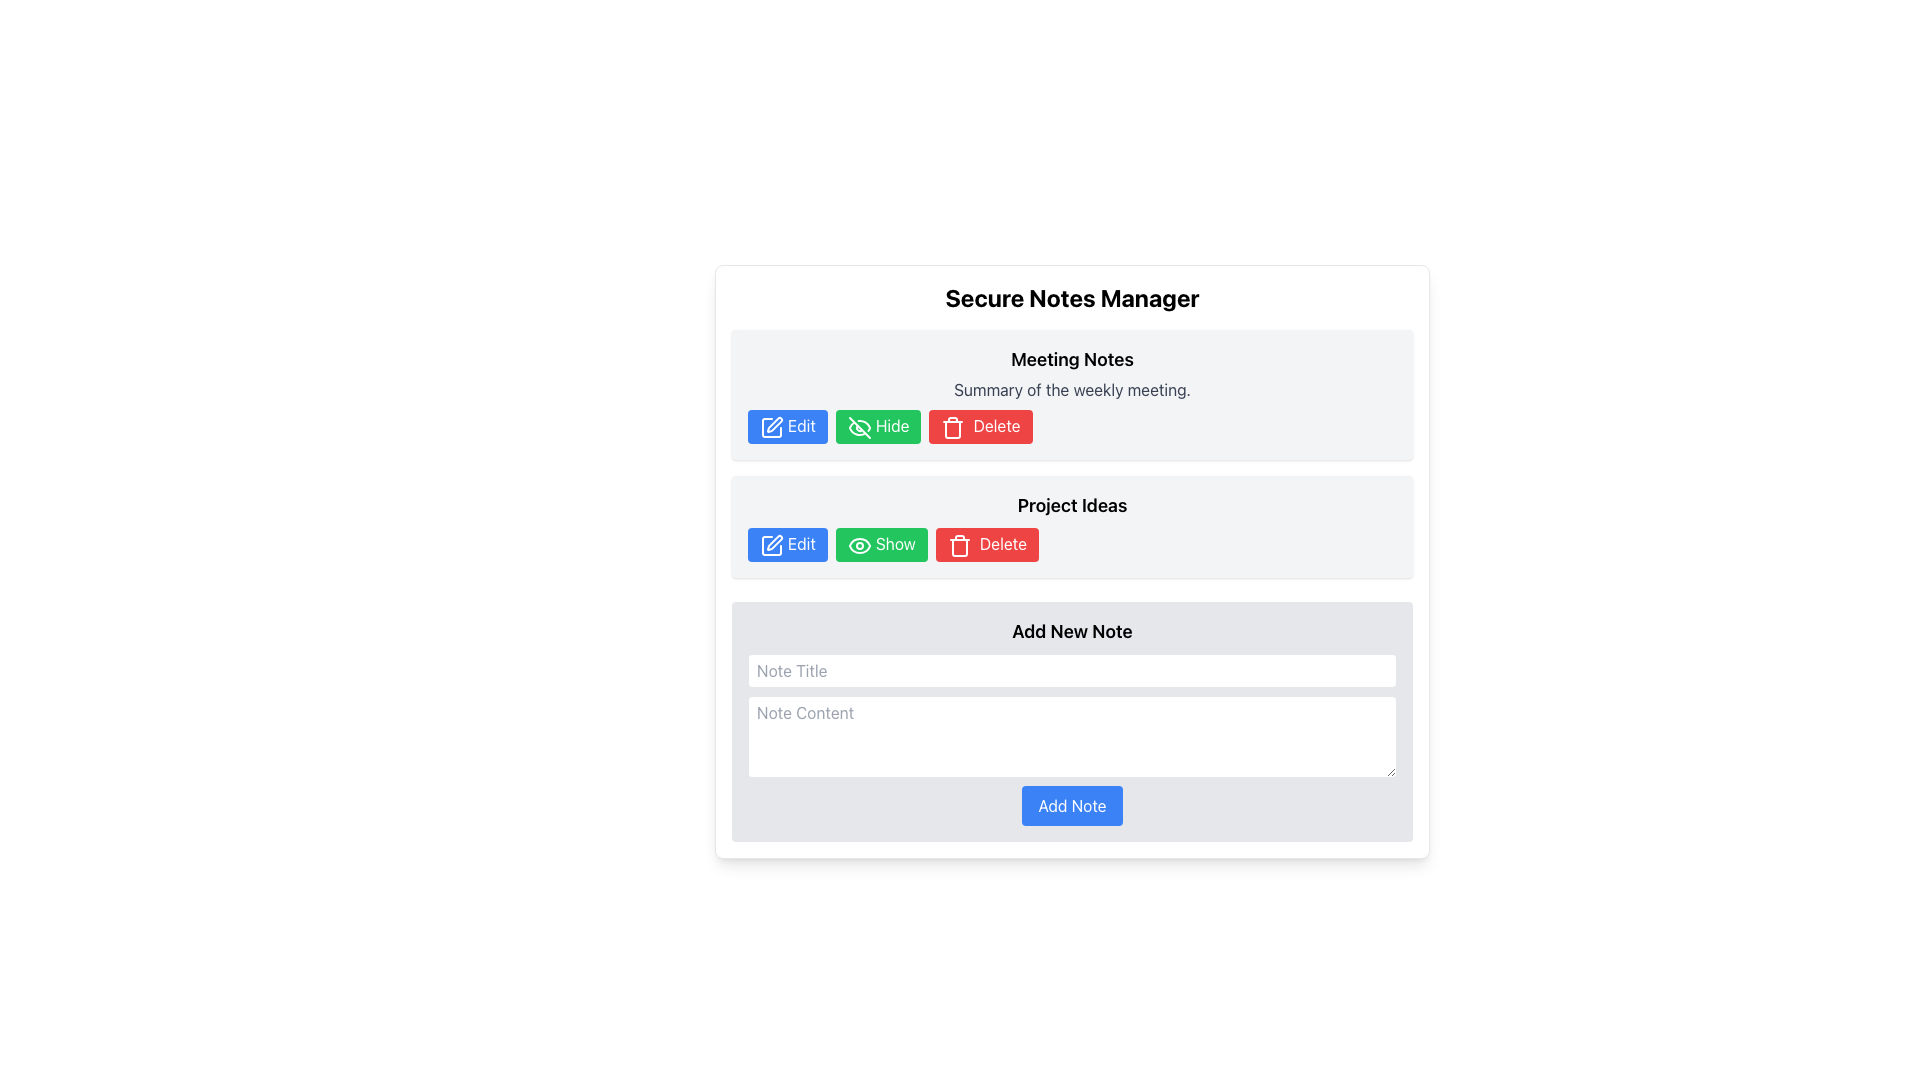  I want to click on the Text Label that serves as a descriptive title, positioned below the 'Meeting Notes' section and above the buttons labeled 'Edit', 'Show', and 'Delete', so click(1071, 504).